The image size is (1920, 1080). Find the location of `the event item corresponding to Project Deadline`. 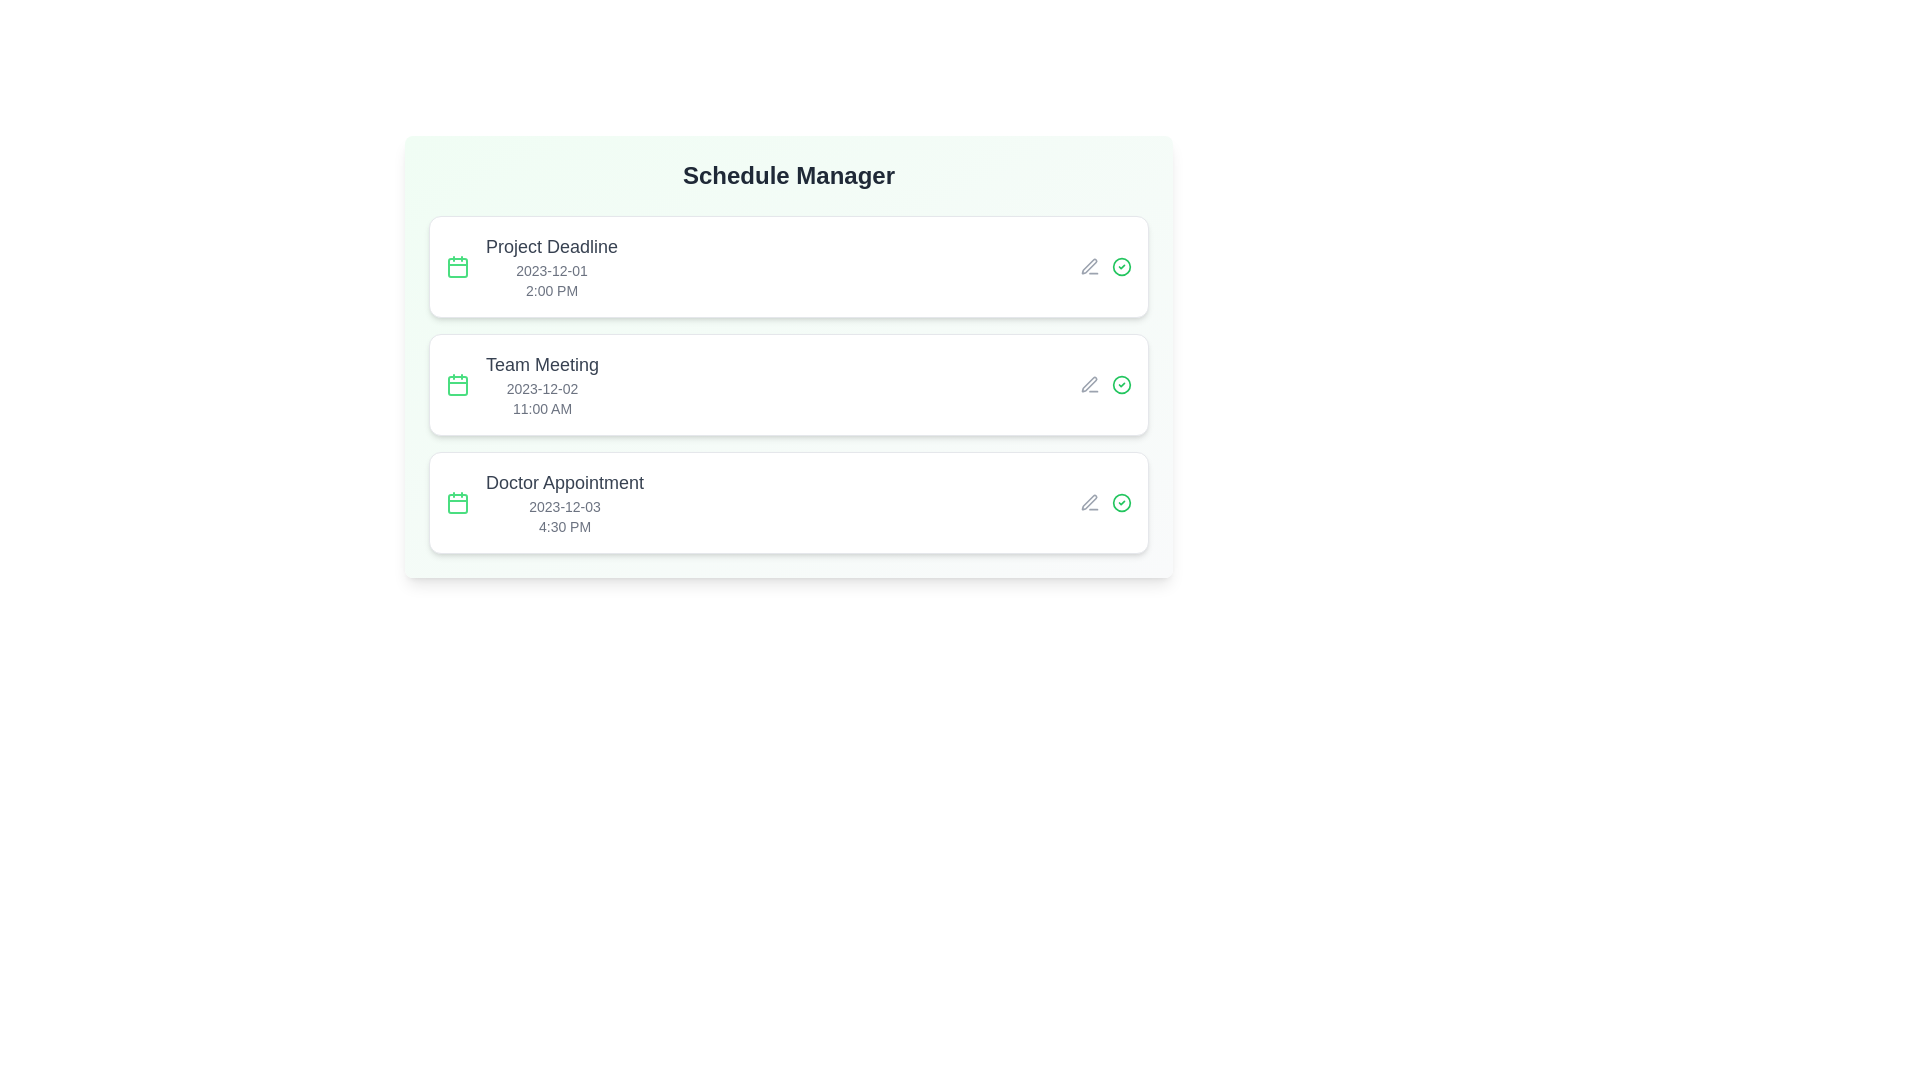

the event item corresponding to Project Deadline is located at coordinates (787, 265).